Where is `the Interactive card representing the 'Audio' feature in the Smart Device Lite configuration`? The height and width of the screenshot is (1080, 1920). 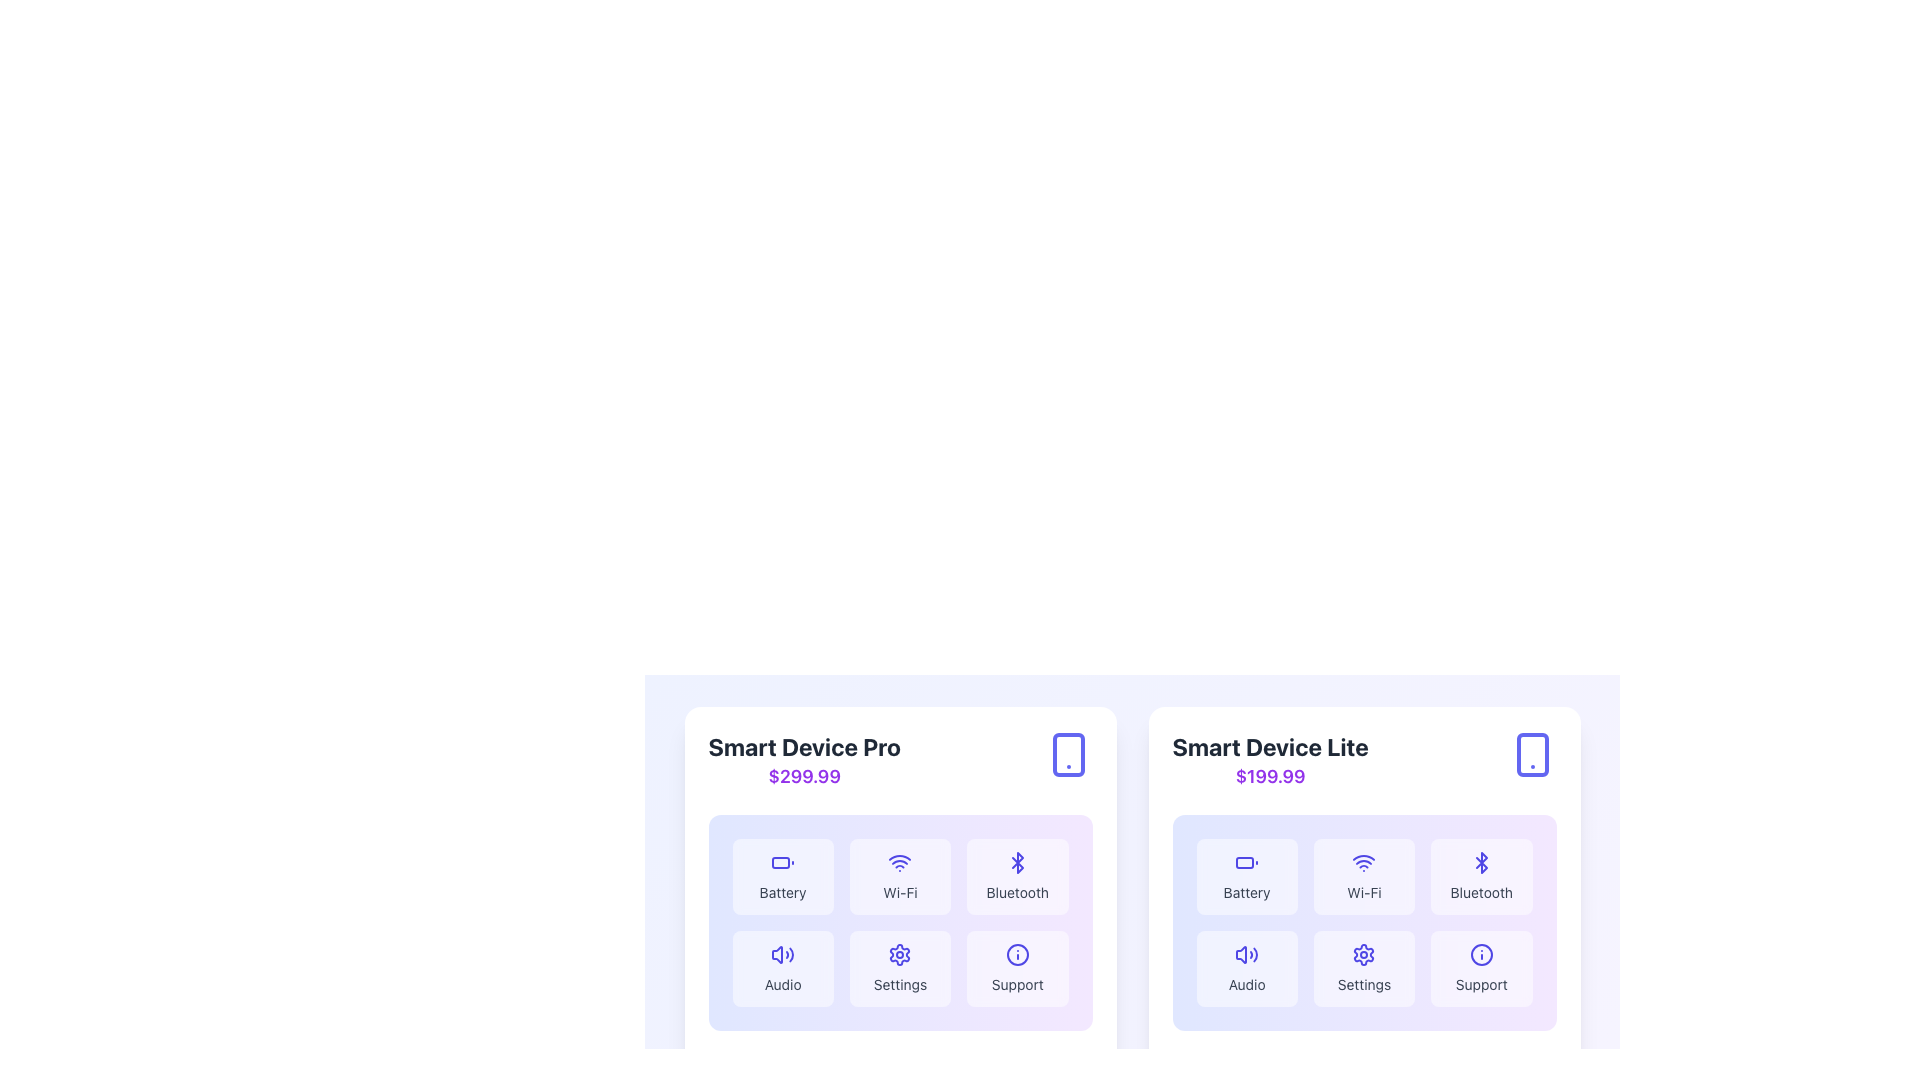
the Interactive card representing the 'Audio' feature in the Smart Device Lite configuration is located at coordinates (1246, 967).